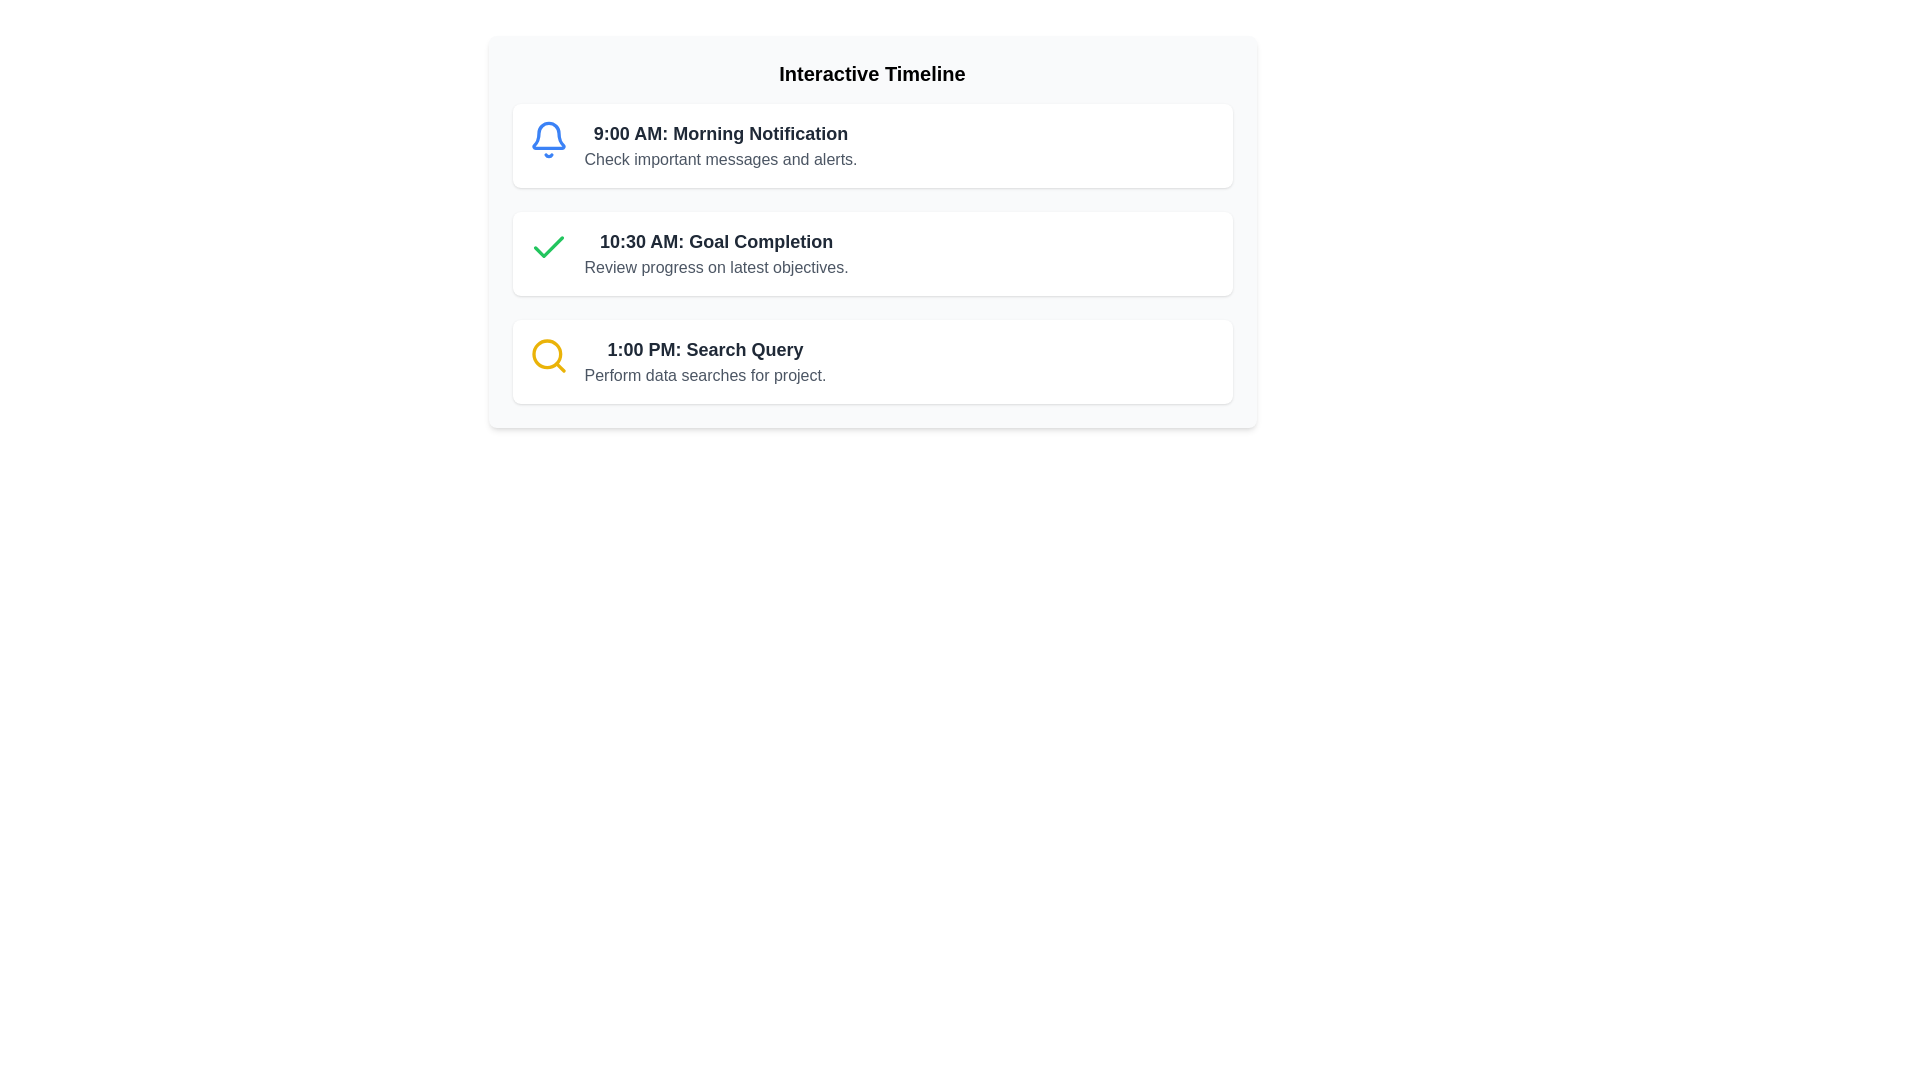  I want to click on the timeline entry label located in the '1:00 PM' section, which provides a timestamp and summary of the event, so click(705, 349).